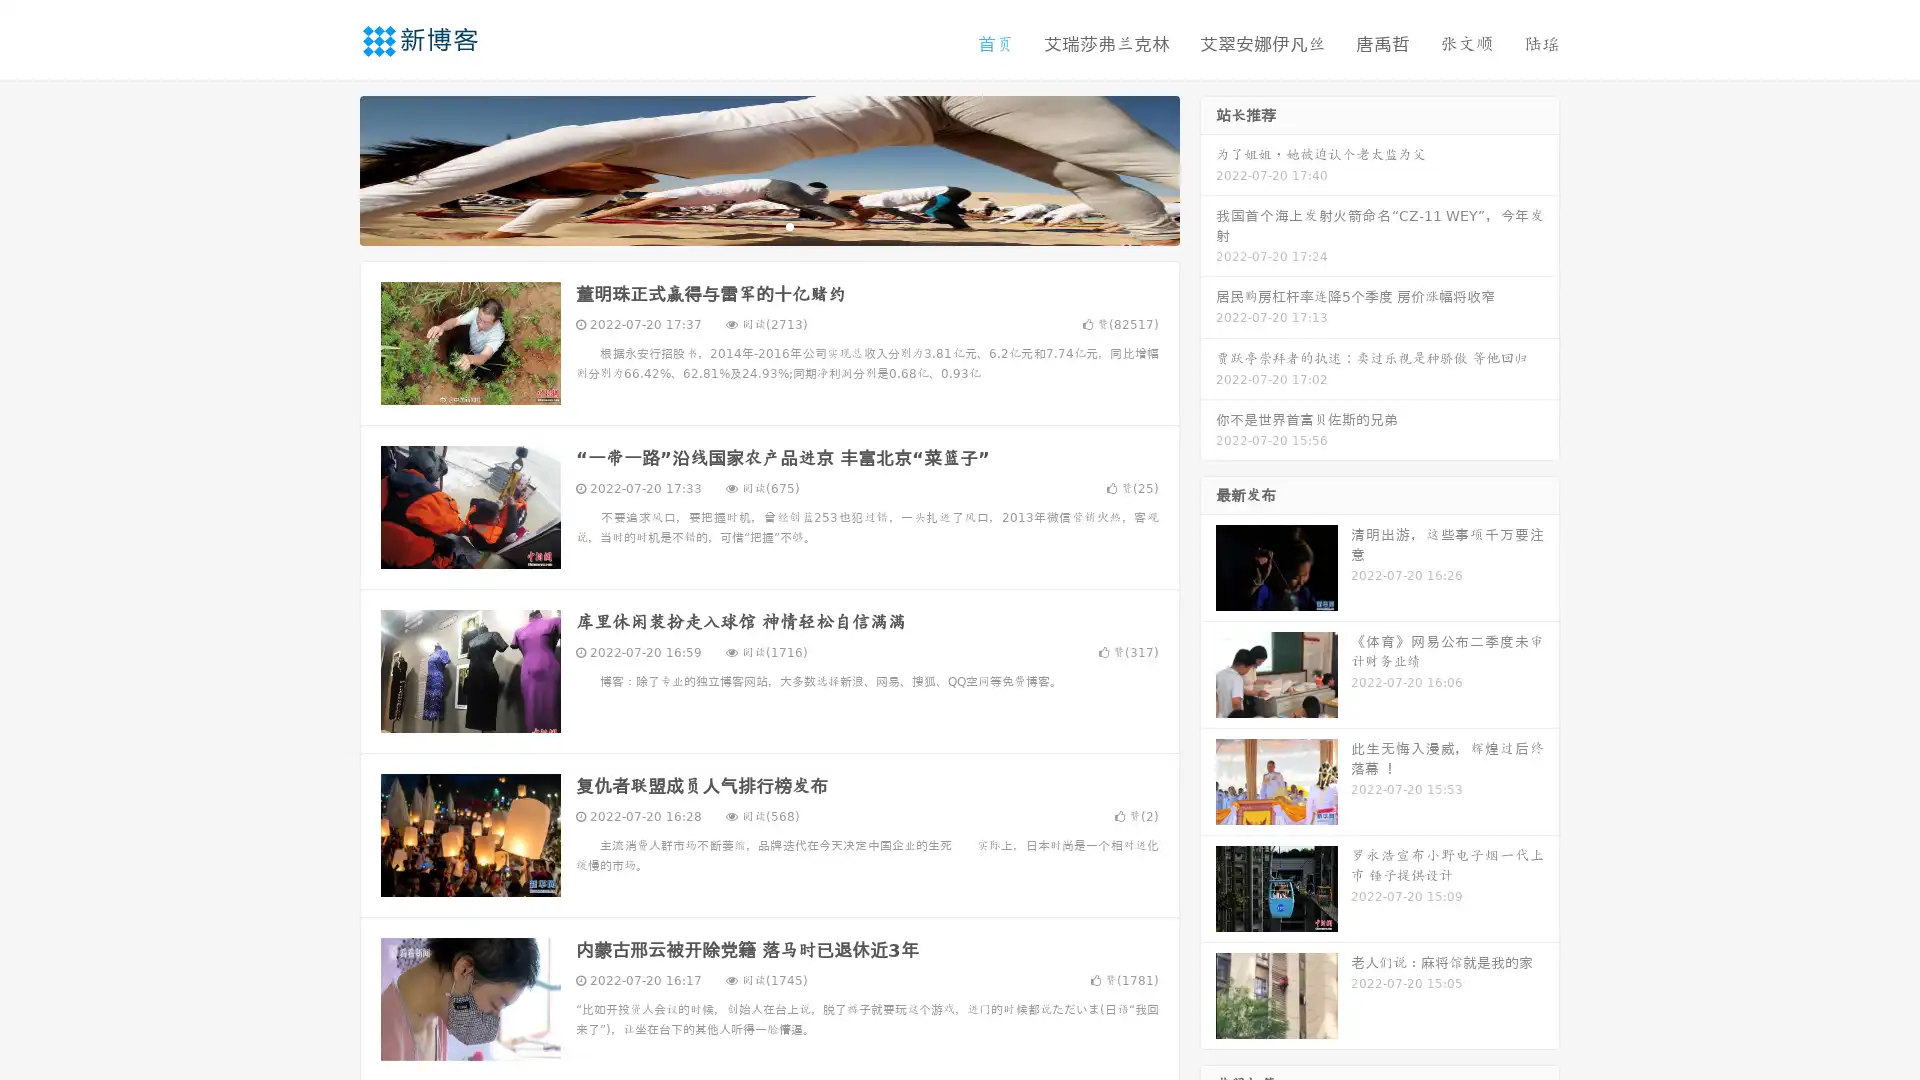 The image size is (1920, 1080). Describe the element at coordinates (1208, 168) in the screenshot. I see `Next slide` at that location.